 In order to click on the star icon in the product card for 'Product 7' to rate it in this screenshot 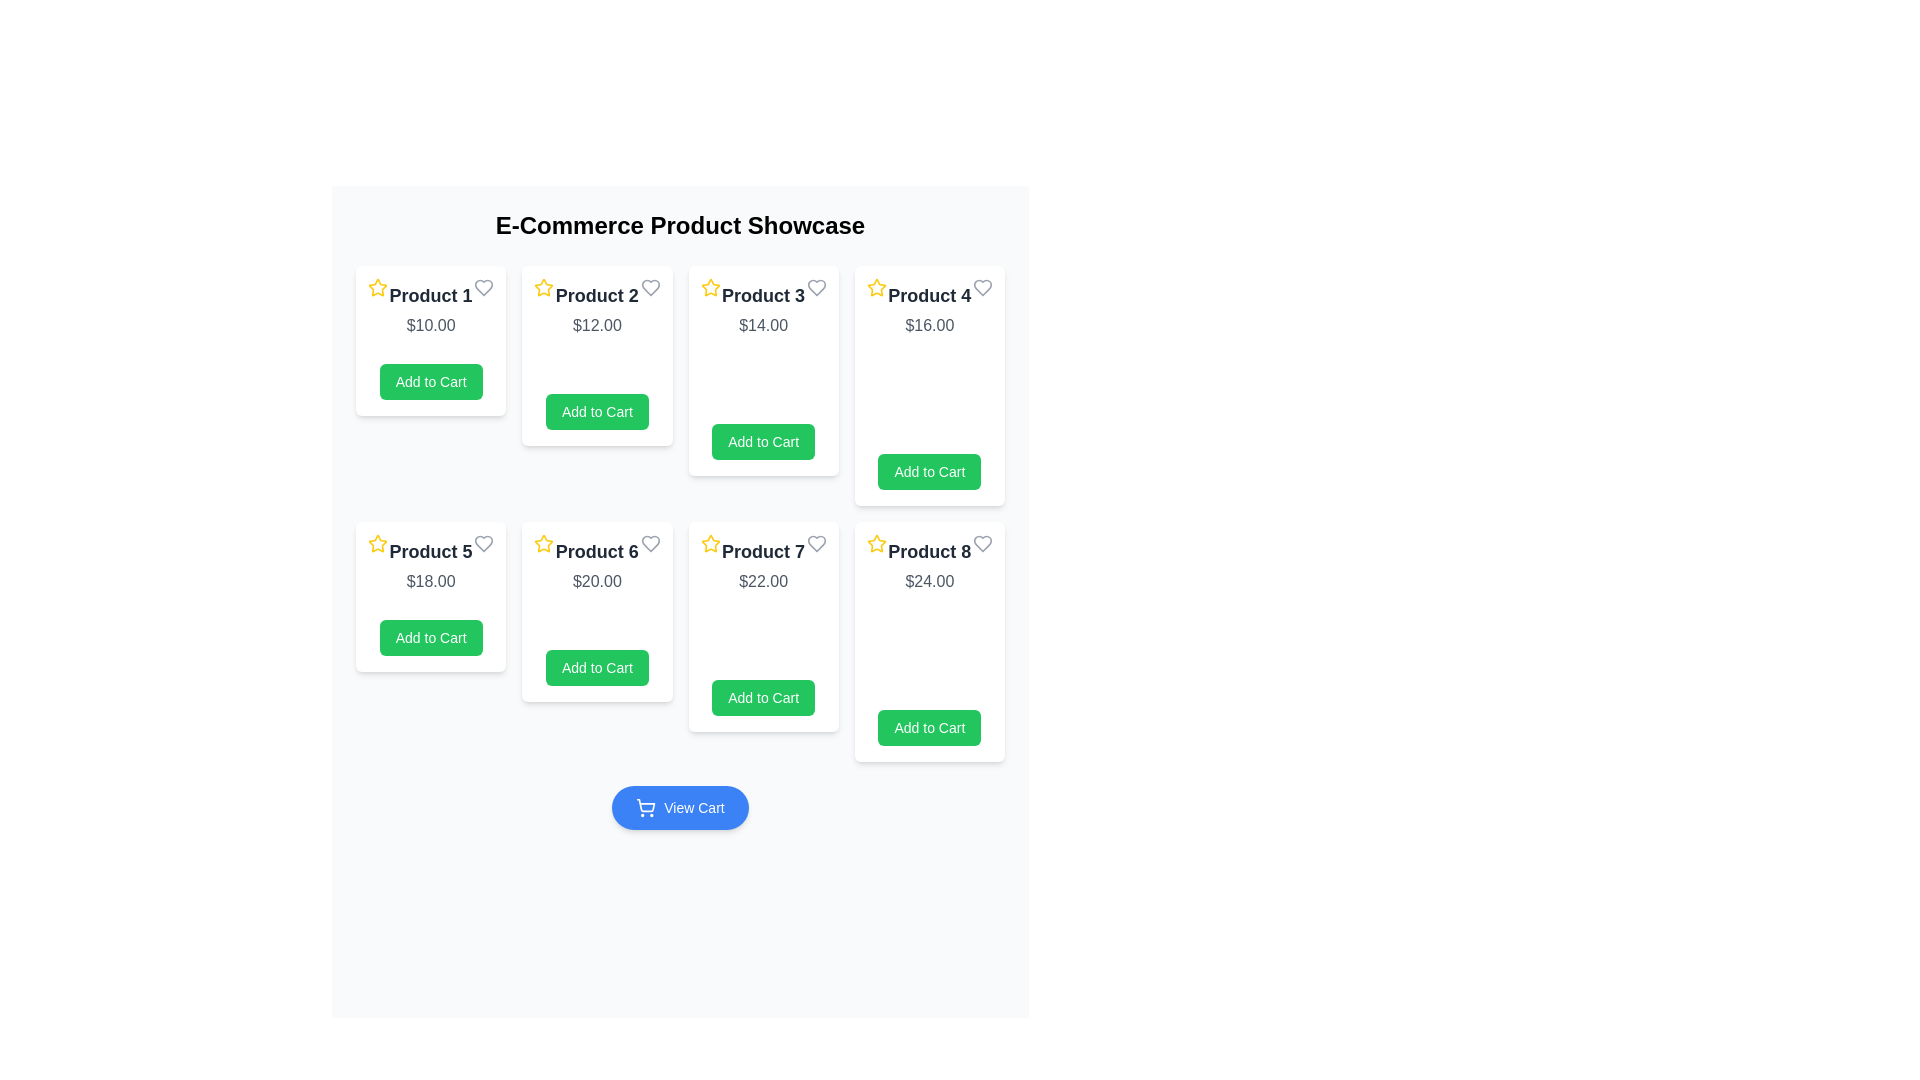, I will do `click(710, 543)`.